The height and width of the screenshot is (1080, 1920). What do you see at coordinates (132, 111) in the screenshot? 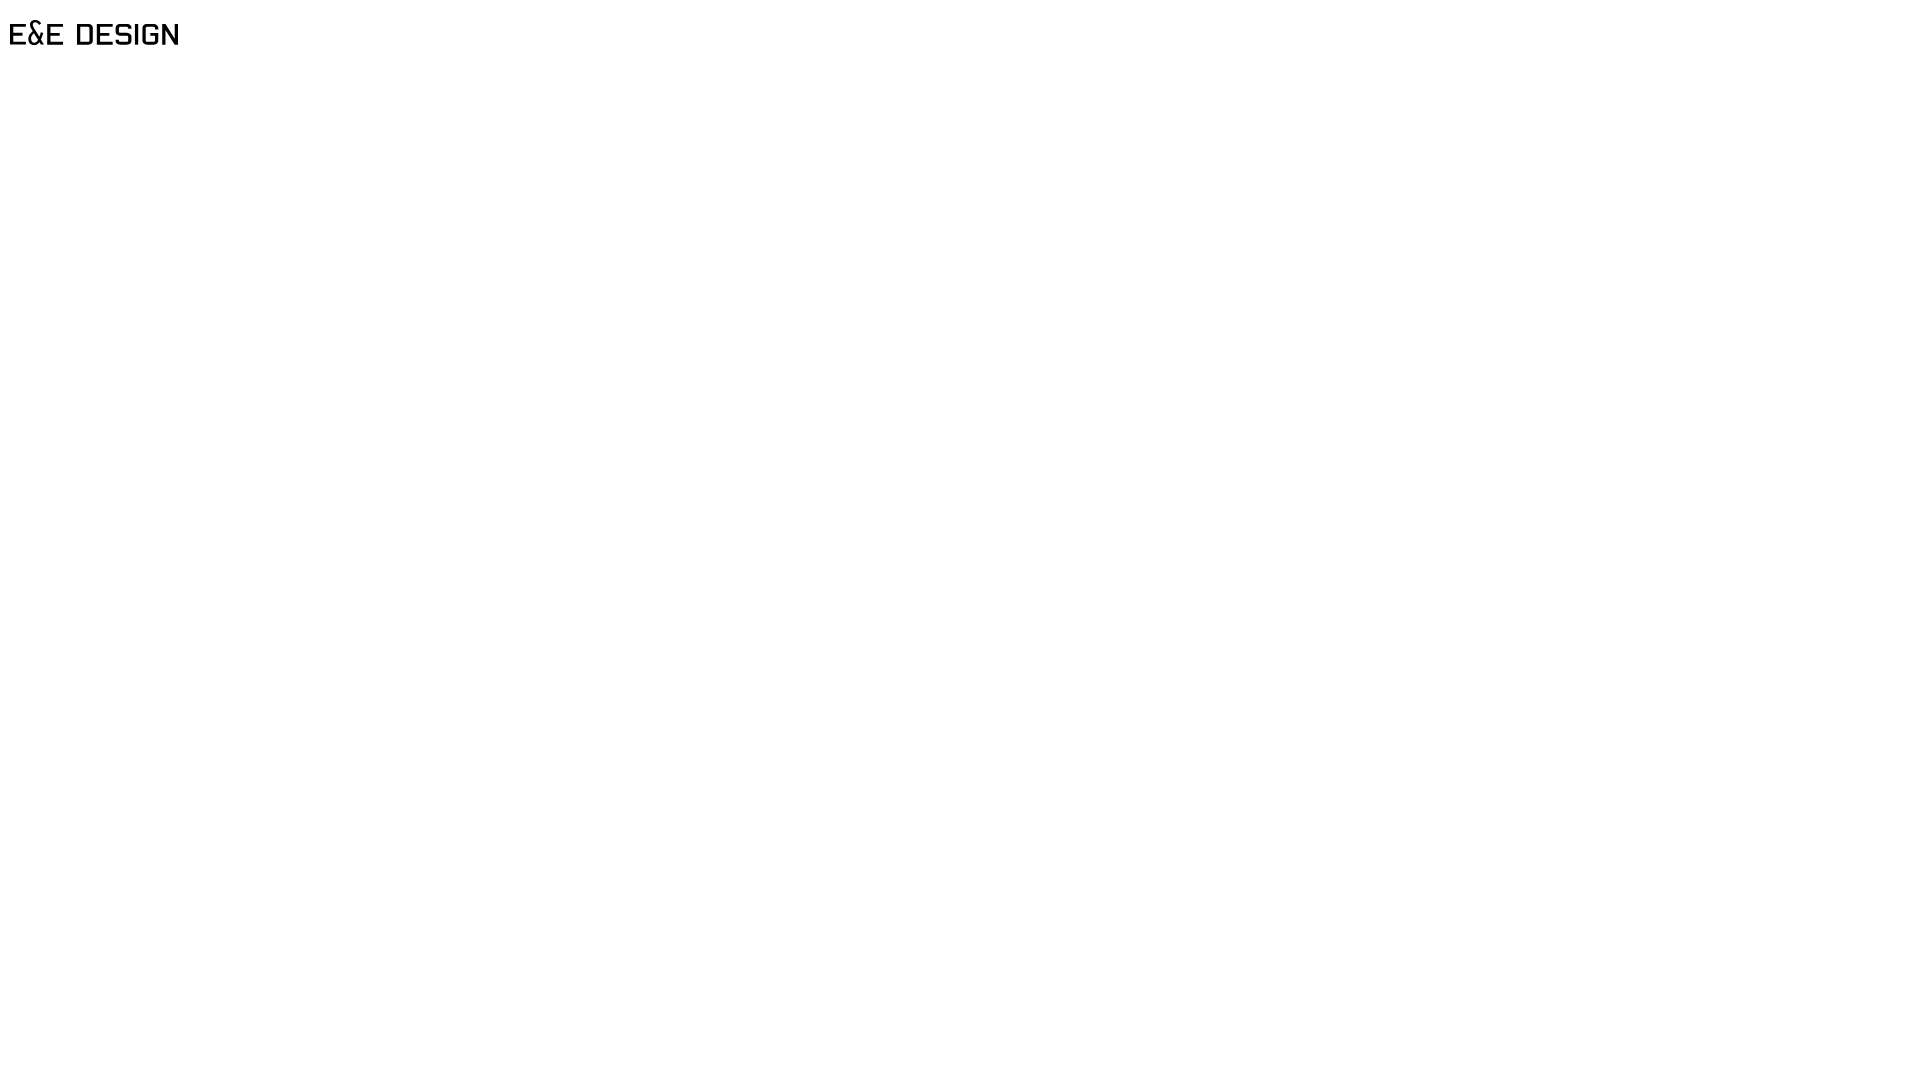
I see `'info@eandedesign.com.au'` at bounding box center [132, 111].